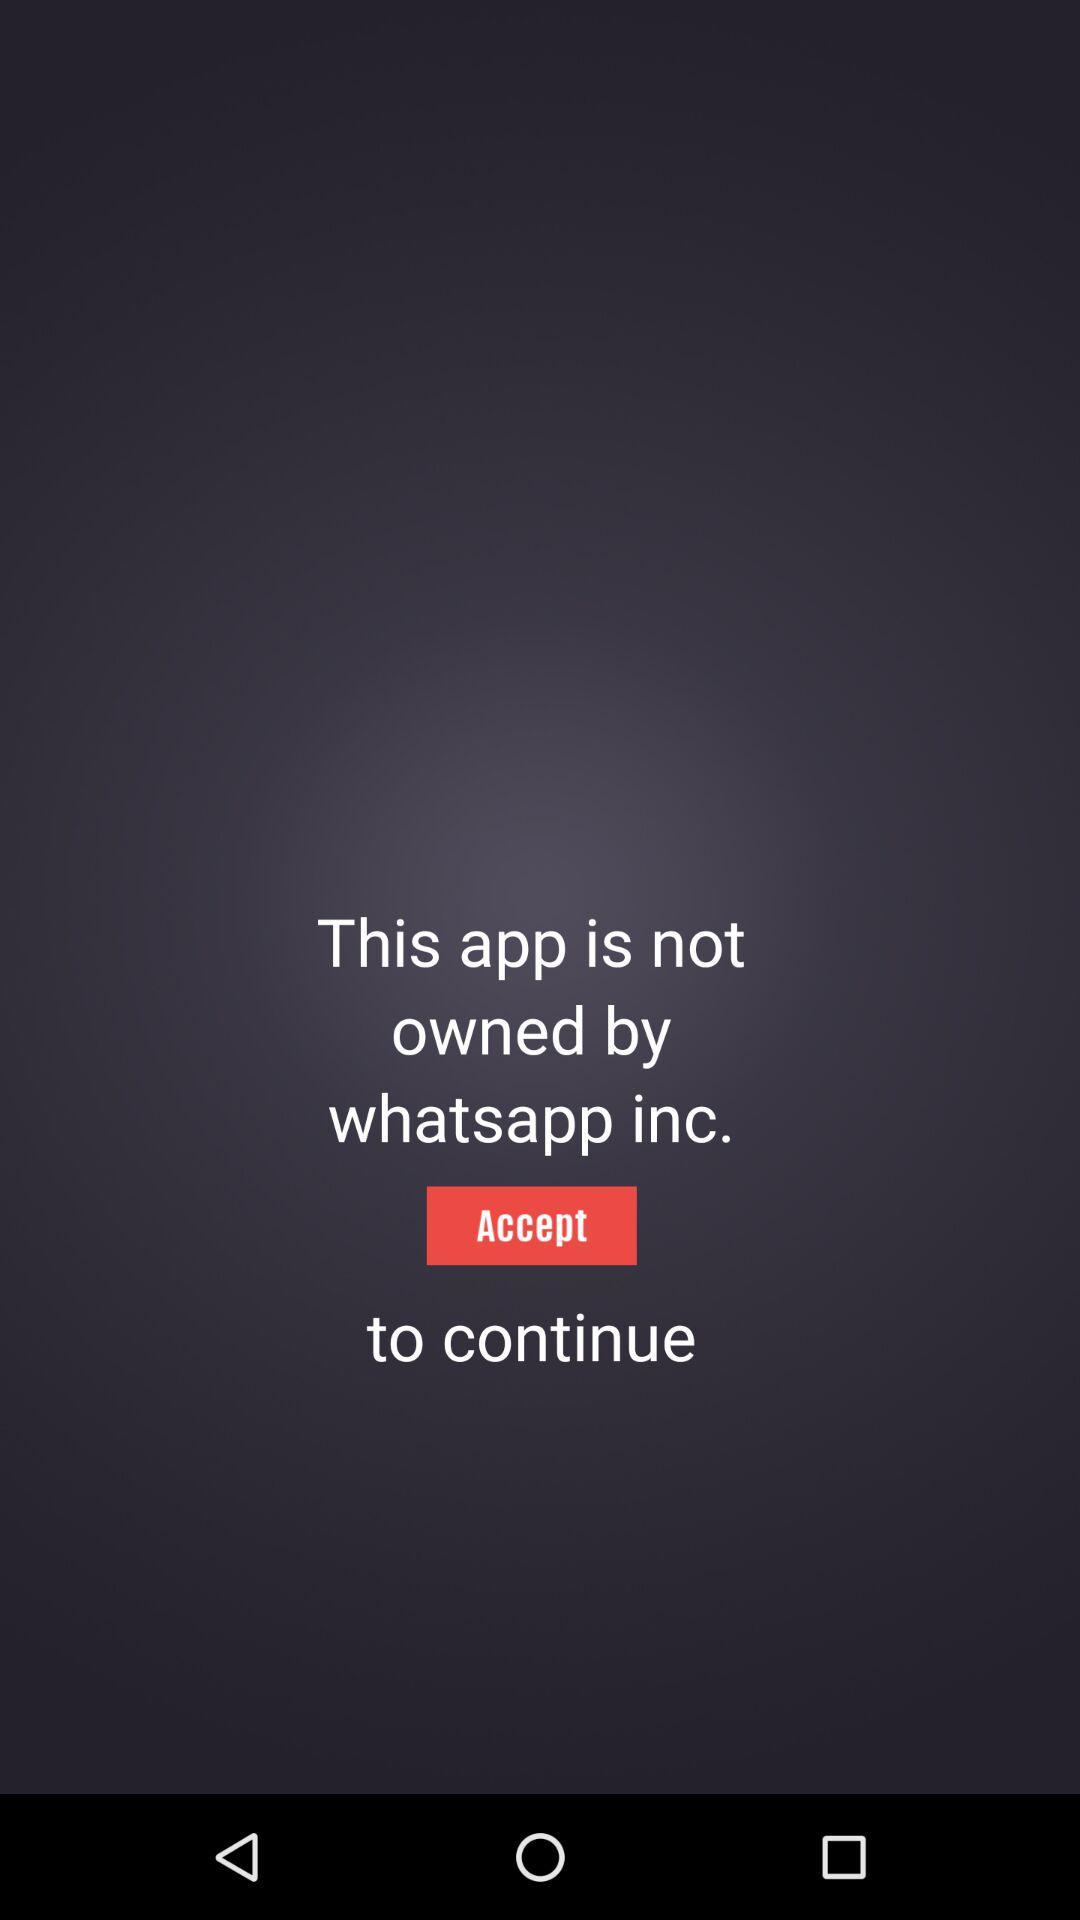  What do you see at coordinates (530, 1224) in the screenshot?
I see `accept` at bounding box center [530, 1224].